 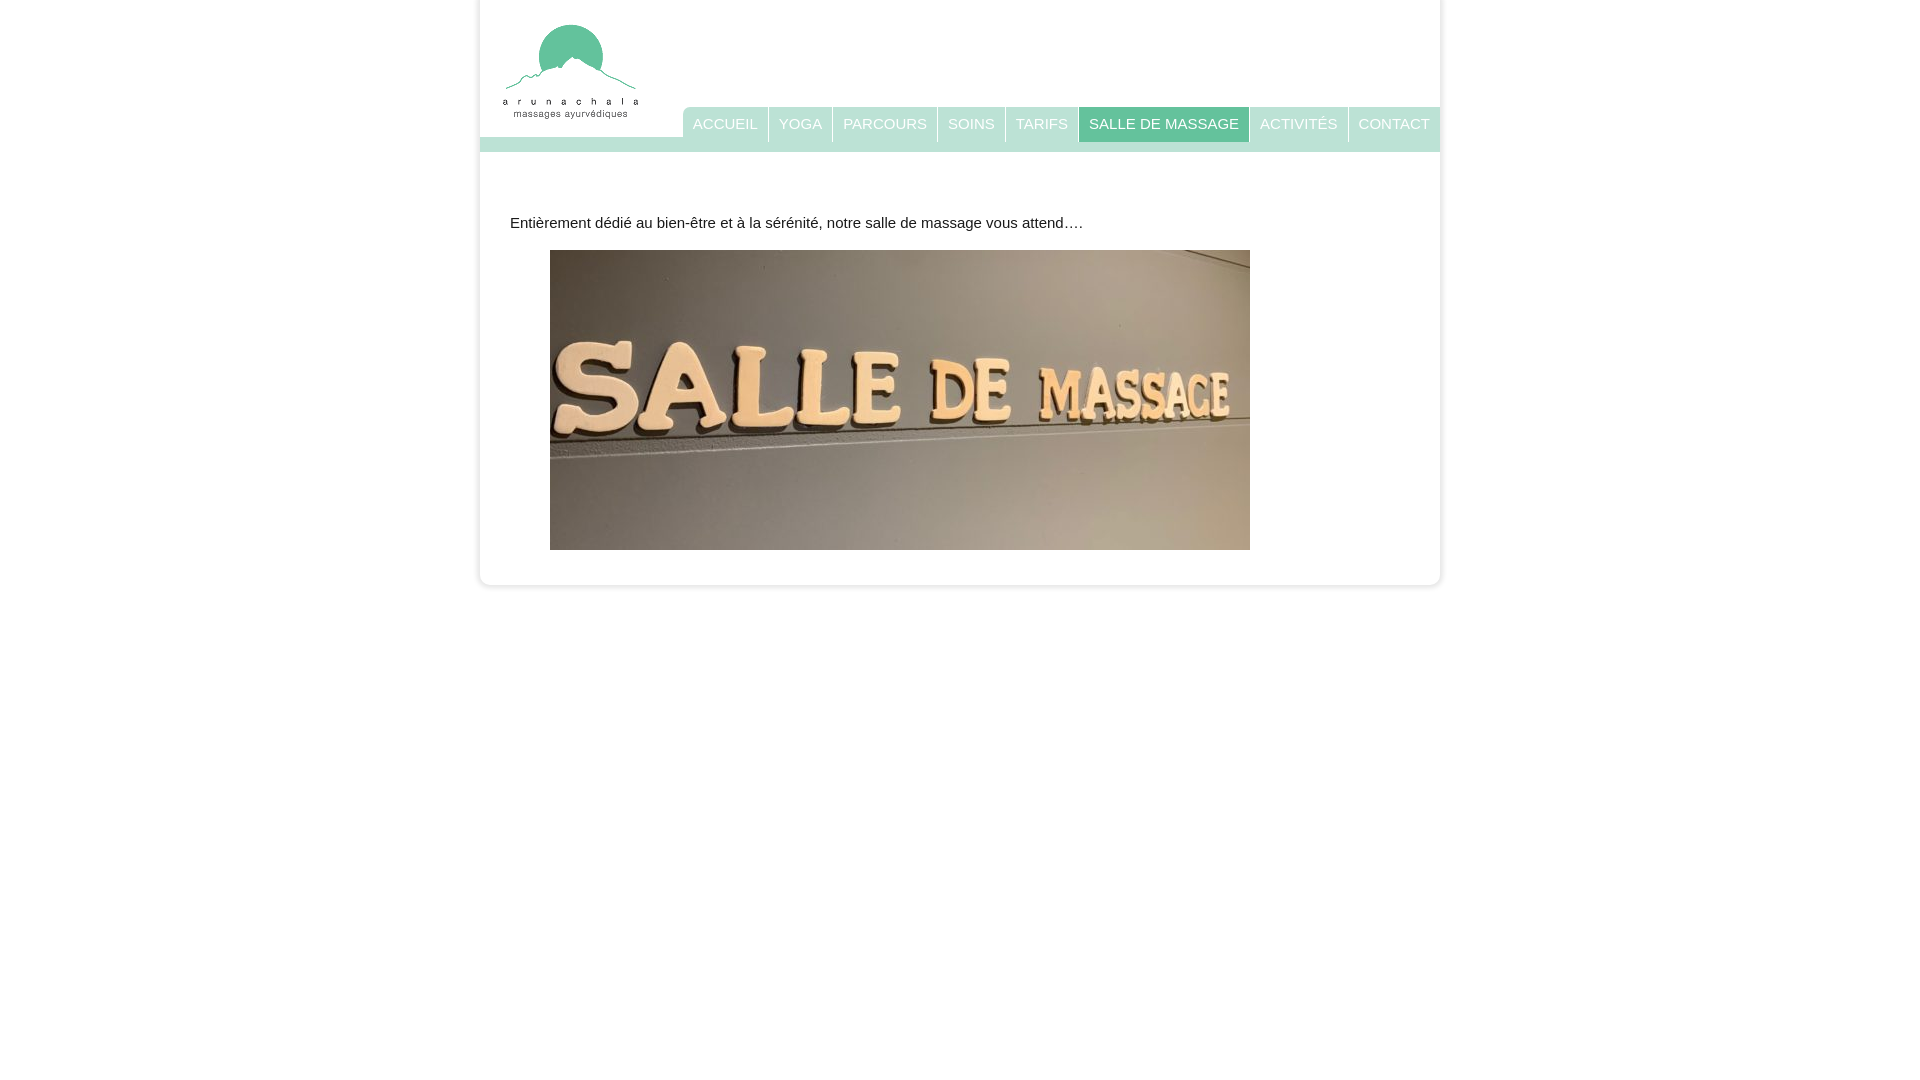 I want to click on 'ACCUEIL', so click(x=724, y=123).